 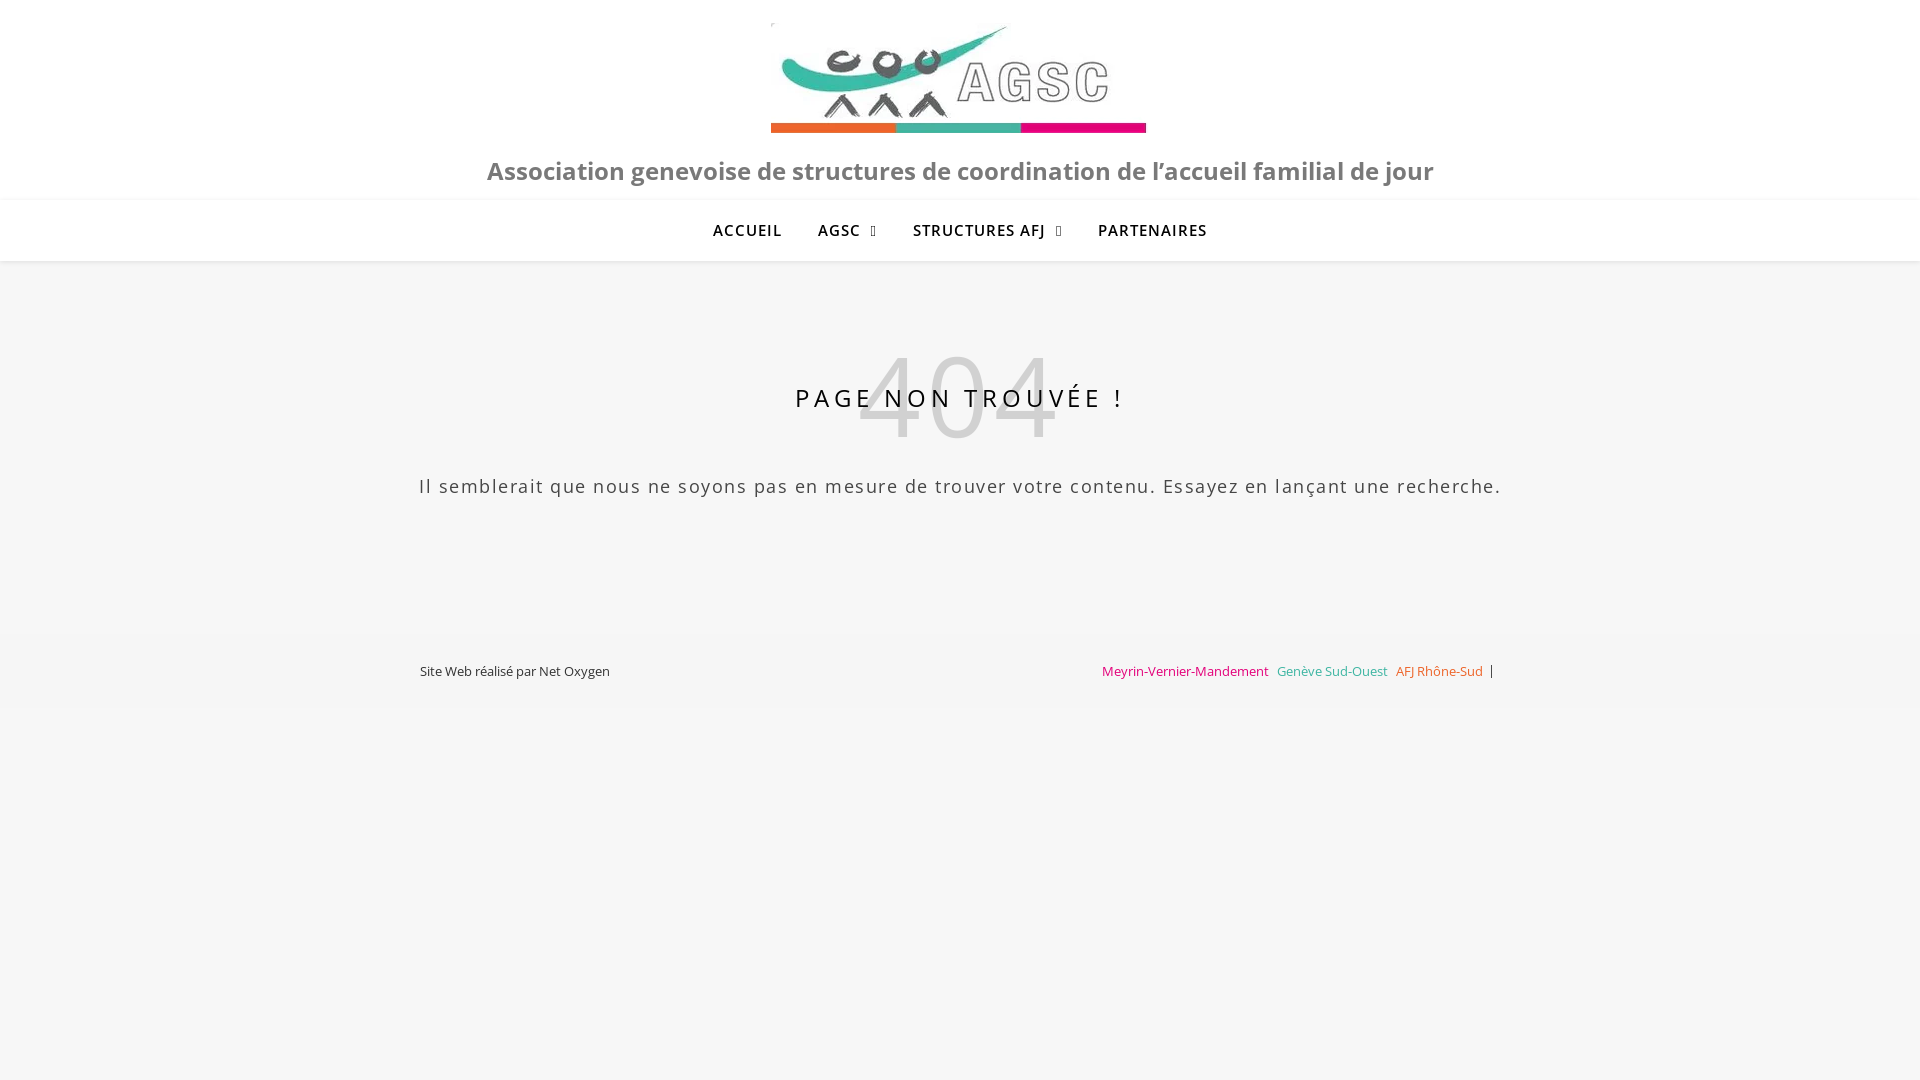 What do you see at coordinates (960, 76) in the screenshot?
I see `'AGSC'` at bounding box center [960, 76].